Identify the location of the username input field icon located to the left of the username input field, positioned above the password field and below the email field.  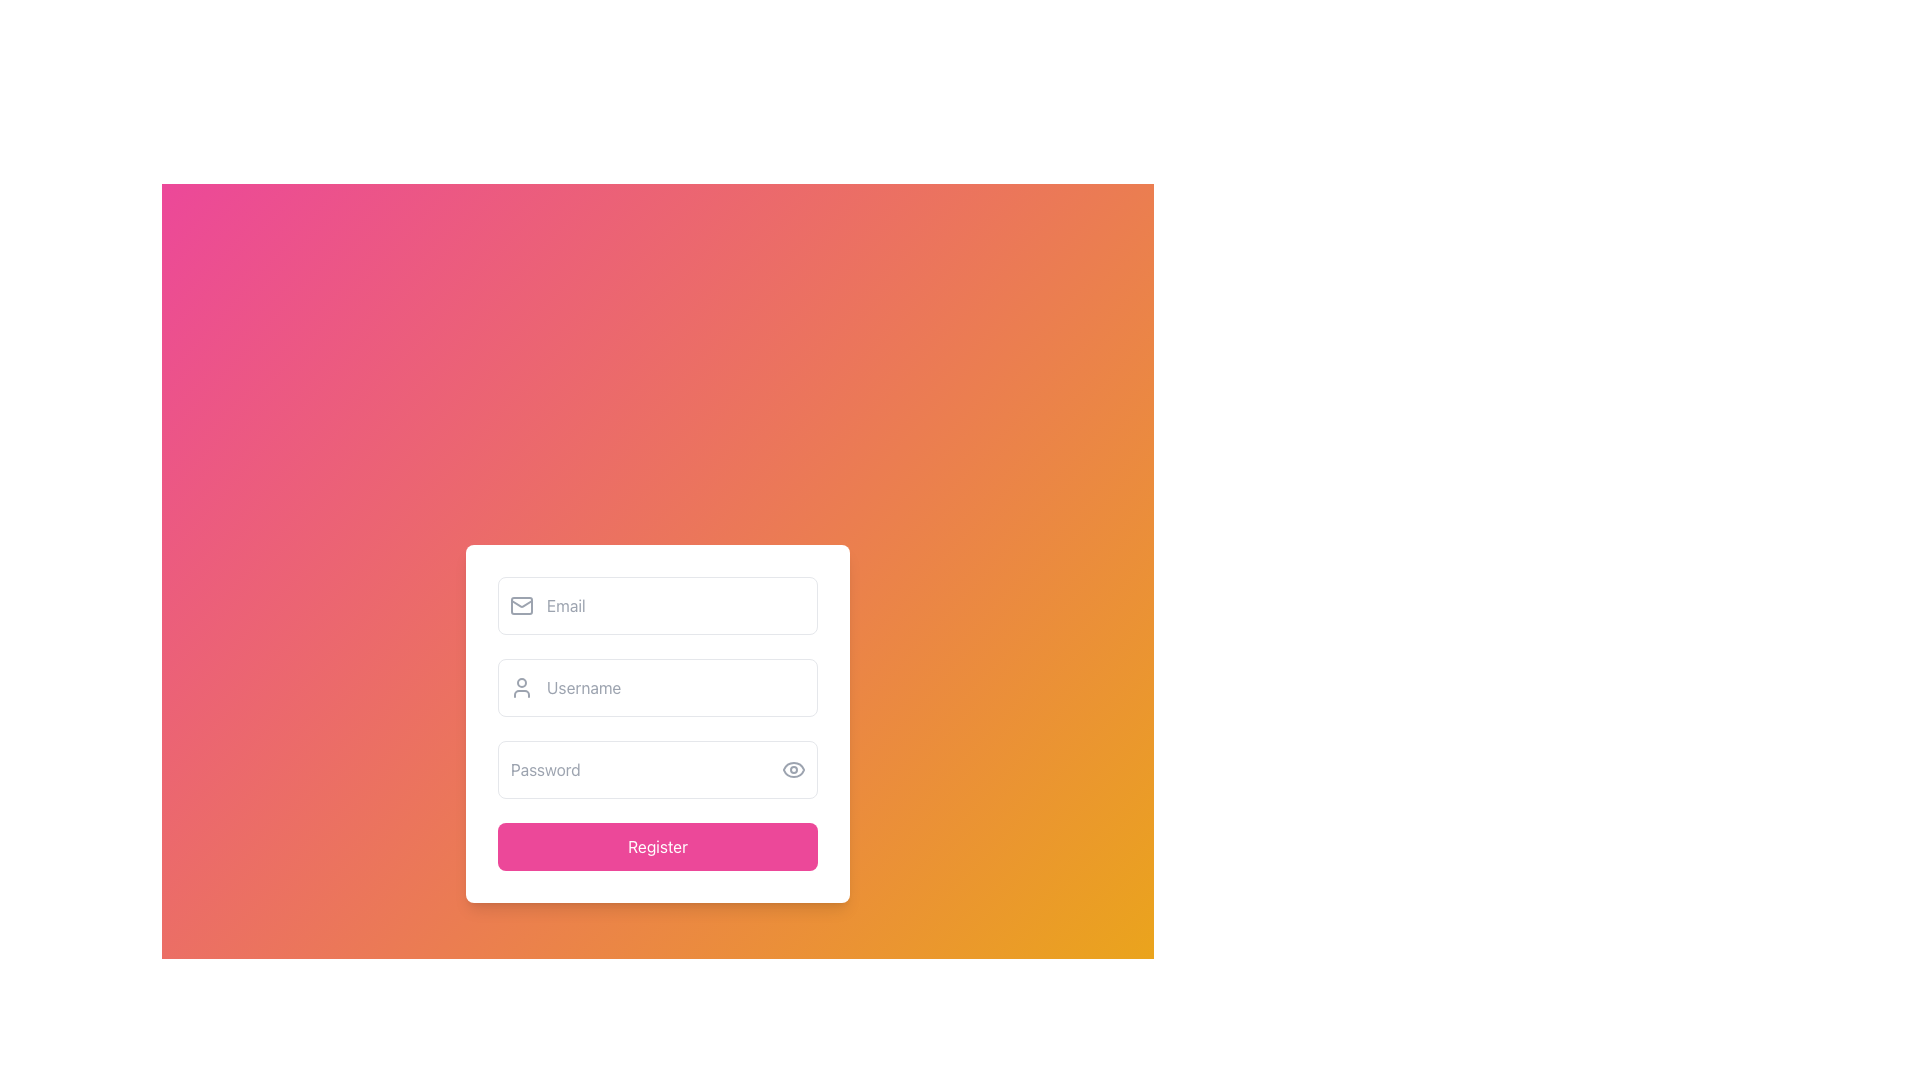
(522, 686).